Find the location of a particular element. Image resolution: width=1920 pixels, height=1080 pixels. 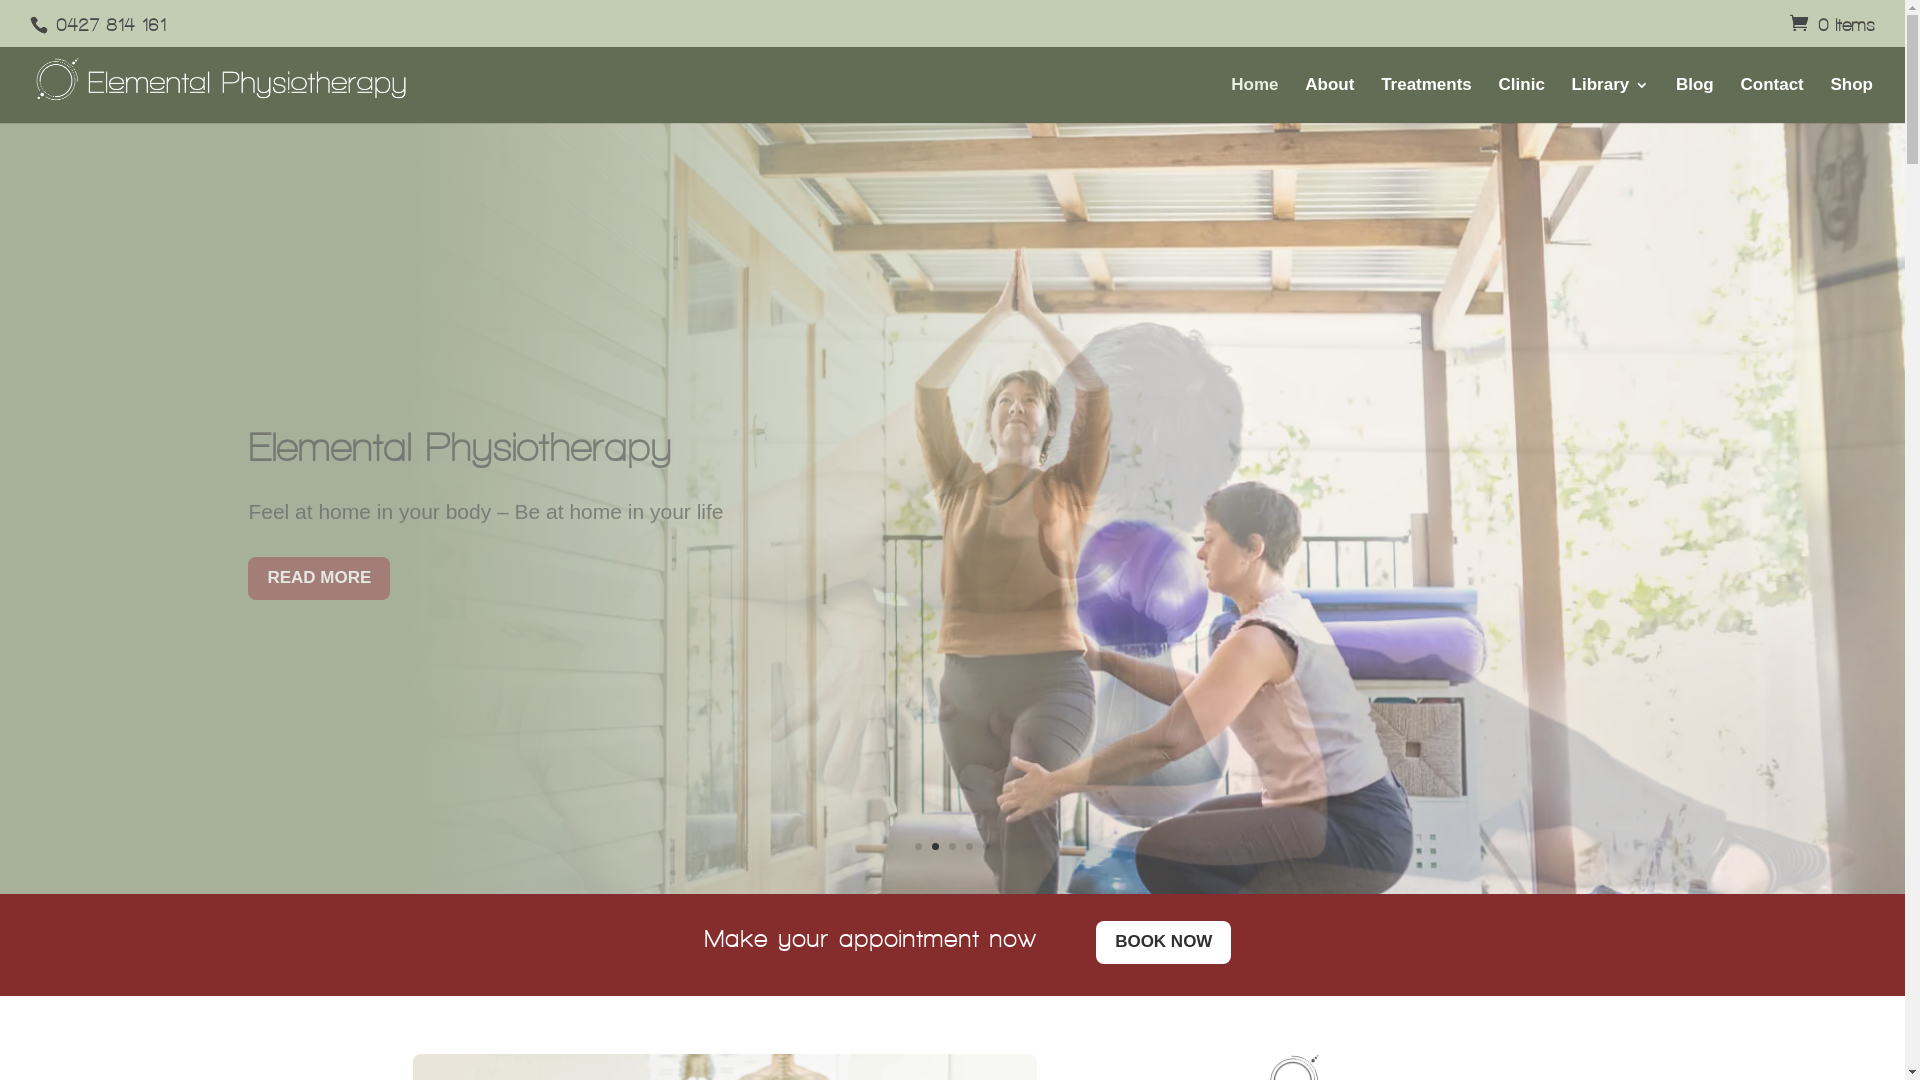

'BOOK NOW' is located at coordinates (1094, 942).